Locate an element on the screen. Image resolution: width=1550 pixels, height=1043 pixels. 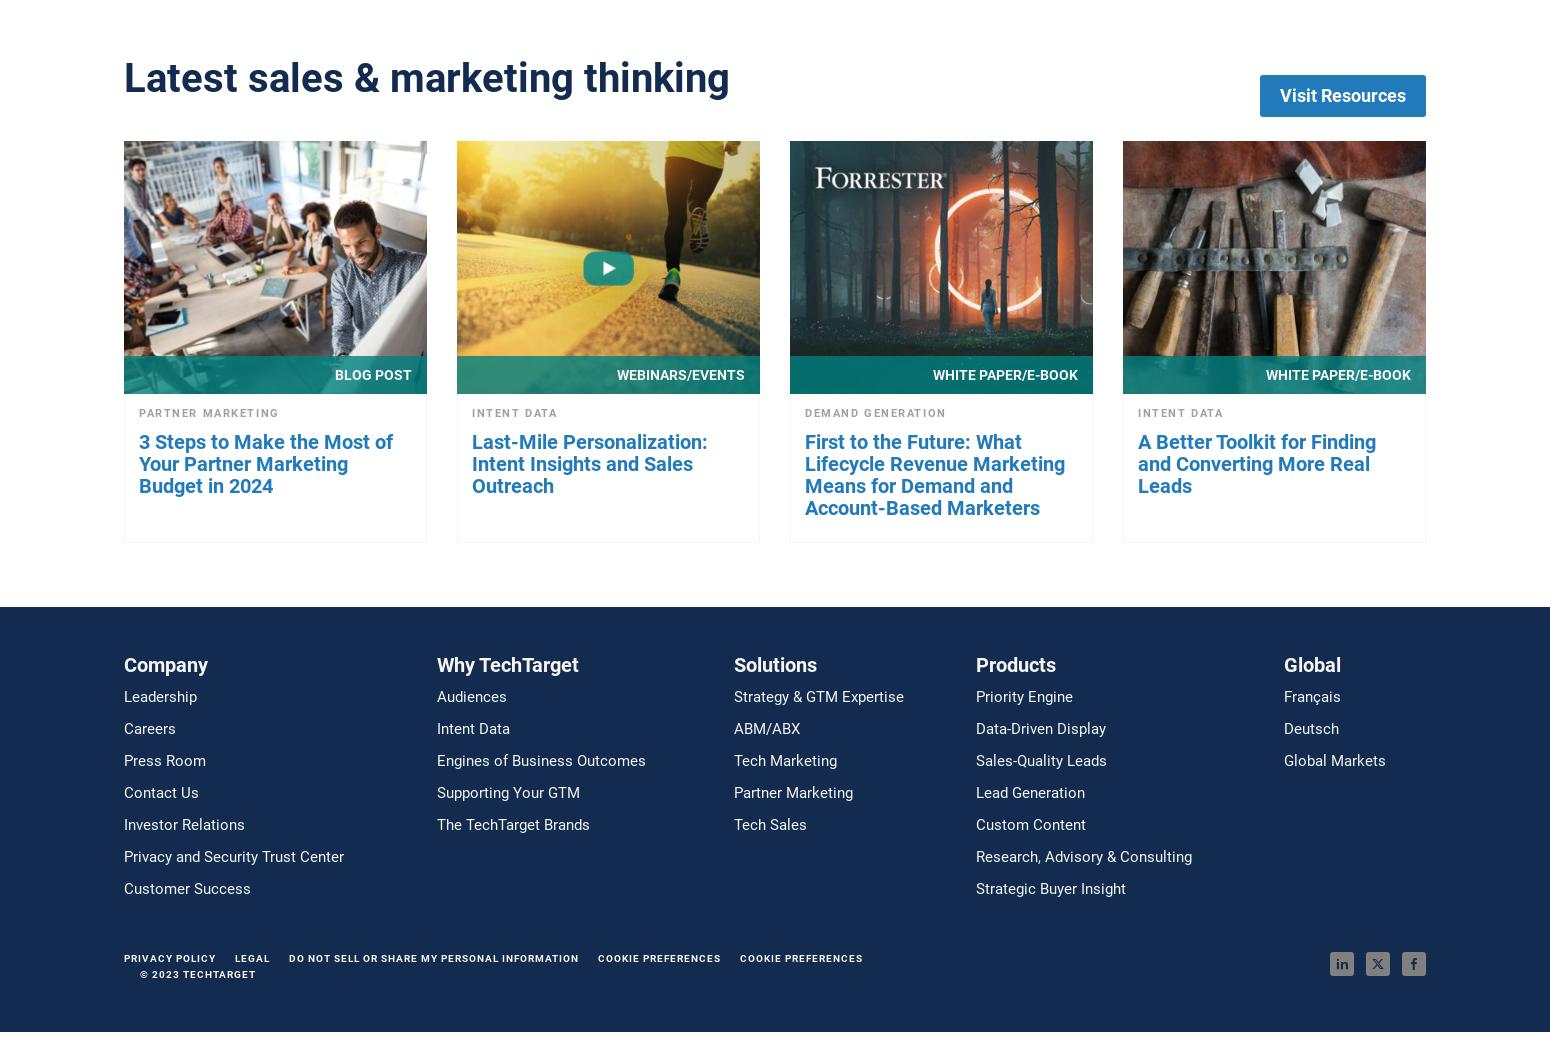
'3 Steps to Make the Most of Your Partner Marketing Budget in 2024' is located at coordinates (265, 461).